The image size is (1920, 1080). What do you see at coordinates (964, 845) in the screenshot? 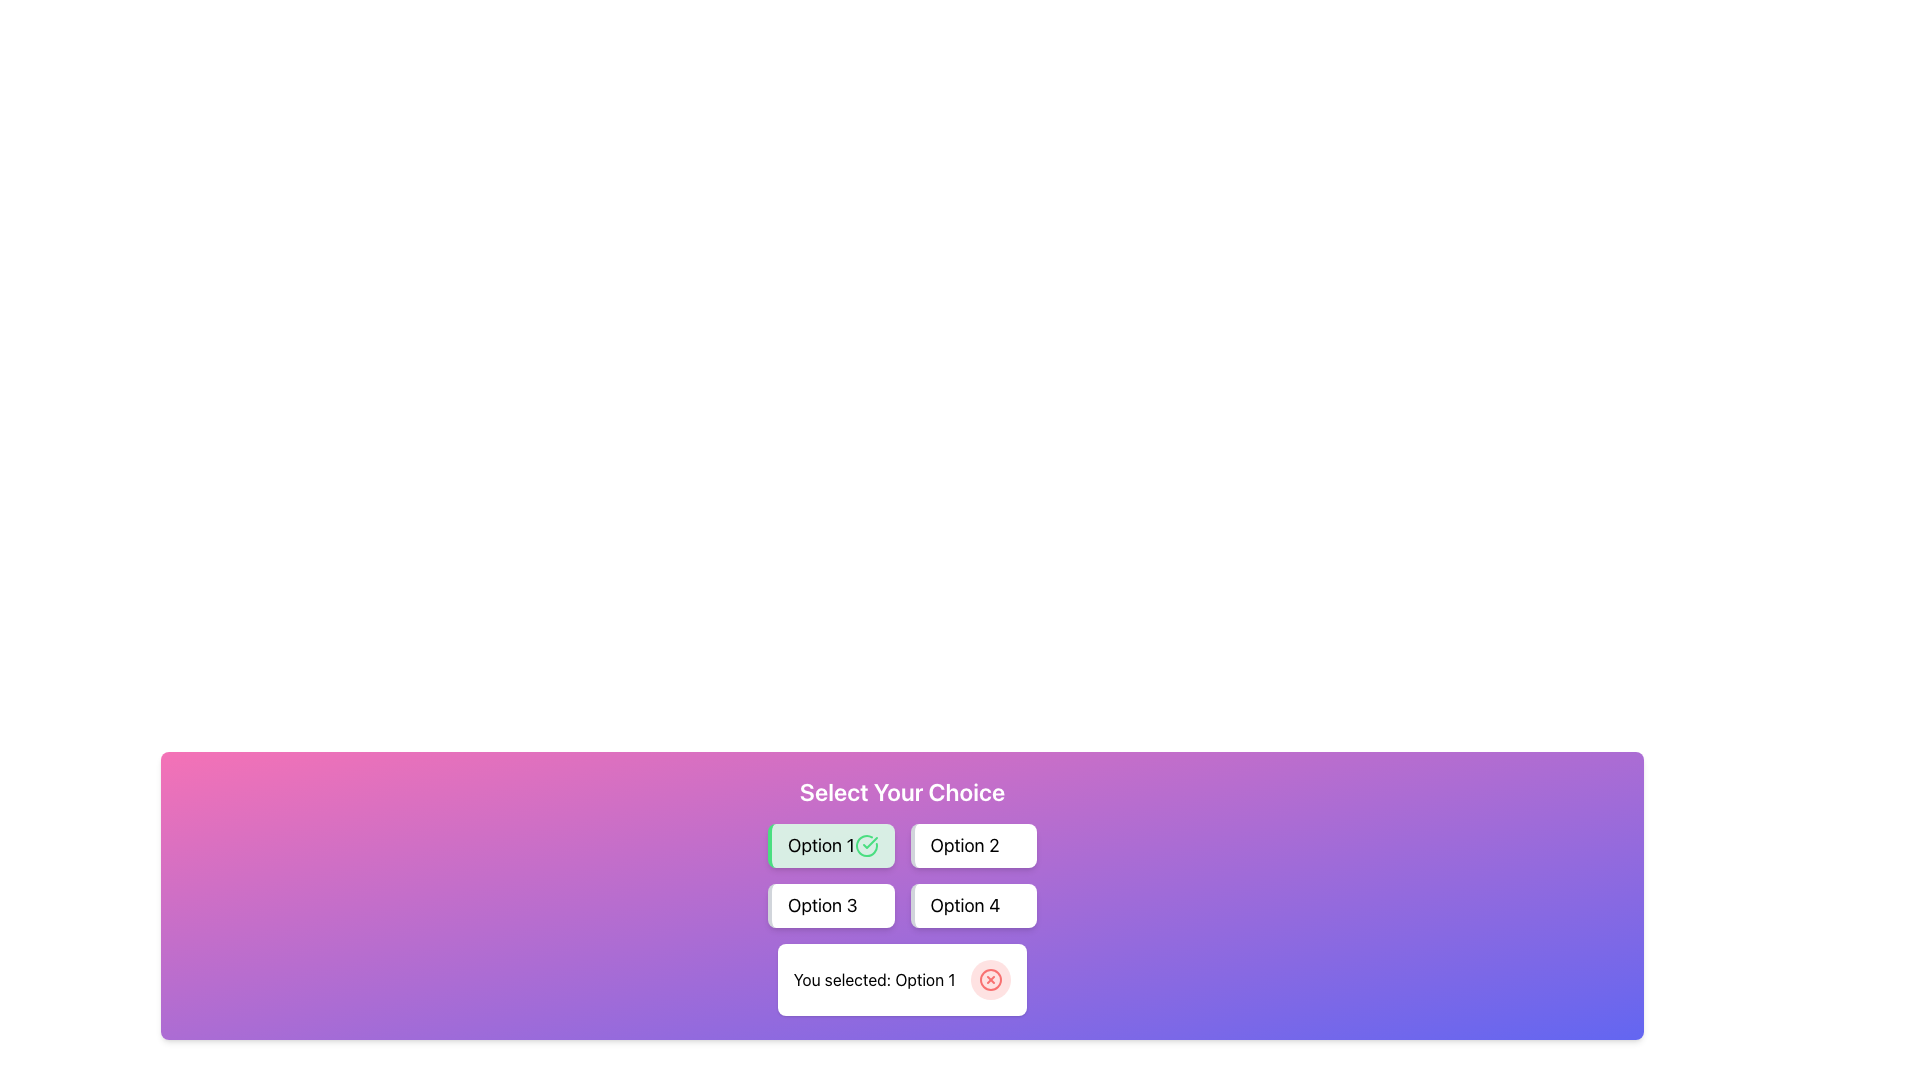
I see `the text label denoting 'Option 2' in the second box of a 2x2 grid layout, located below the title 'Select Your Choice'` at bounding box center [964, 845].